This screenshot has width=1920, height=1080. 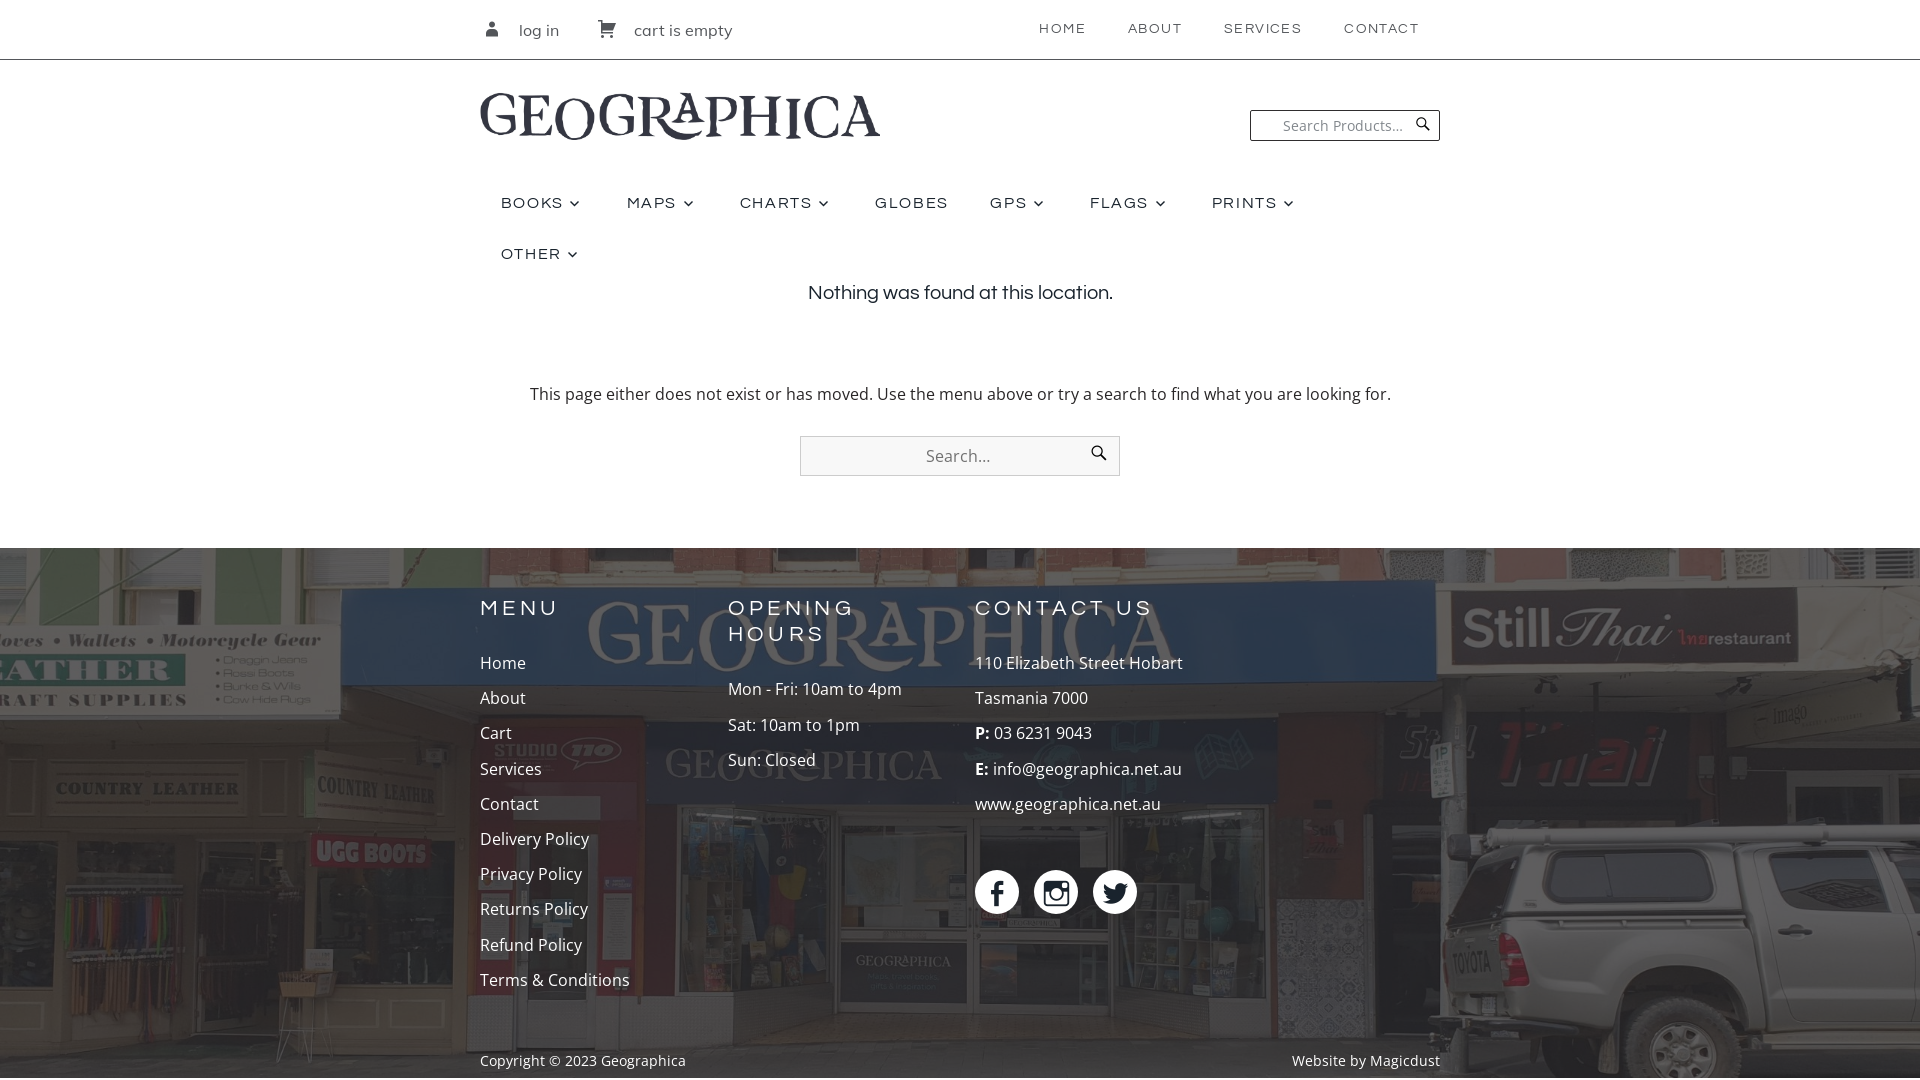 What do you see at coordinates (480, 203) in the screenshot?
I see `'BOOKS'` at bounding box center [480, 203].